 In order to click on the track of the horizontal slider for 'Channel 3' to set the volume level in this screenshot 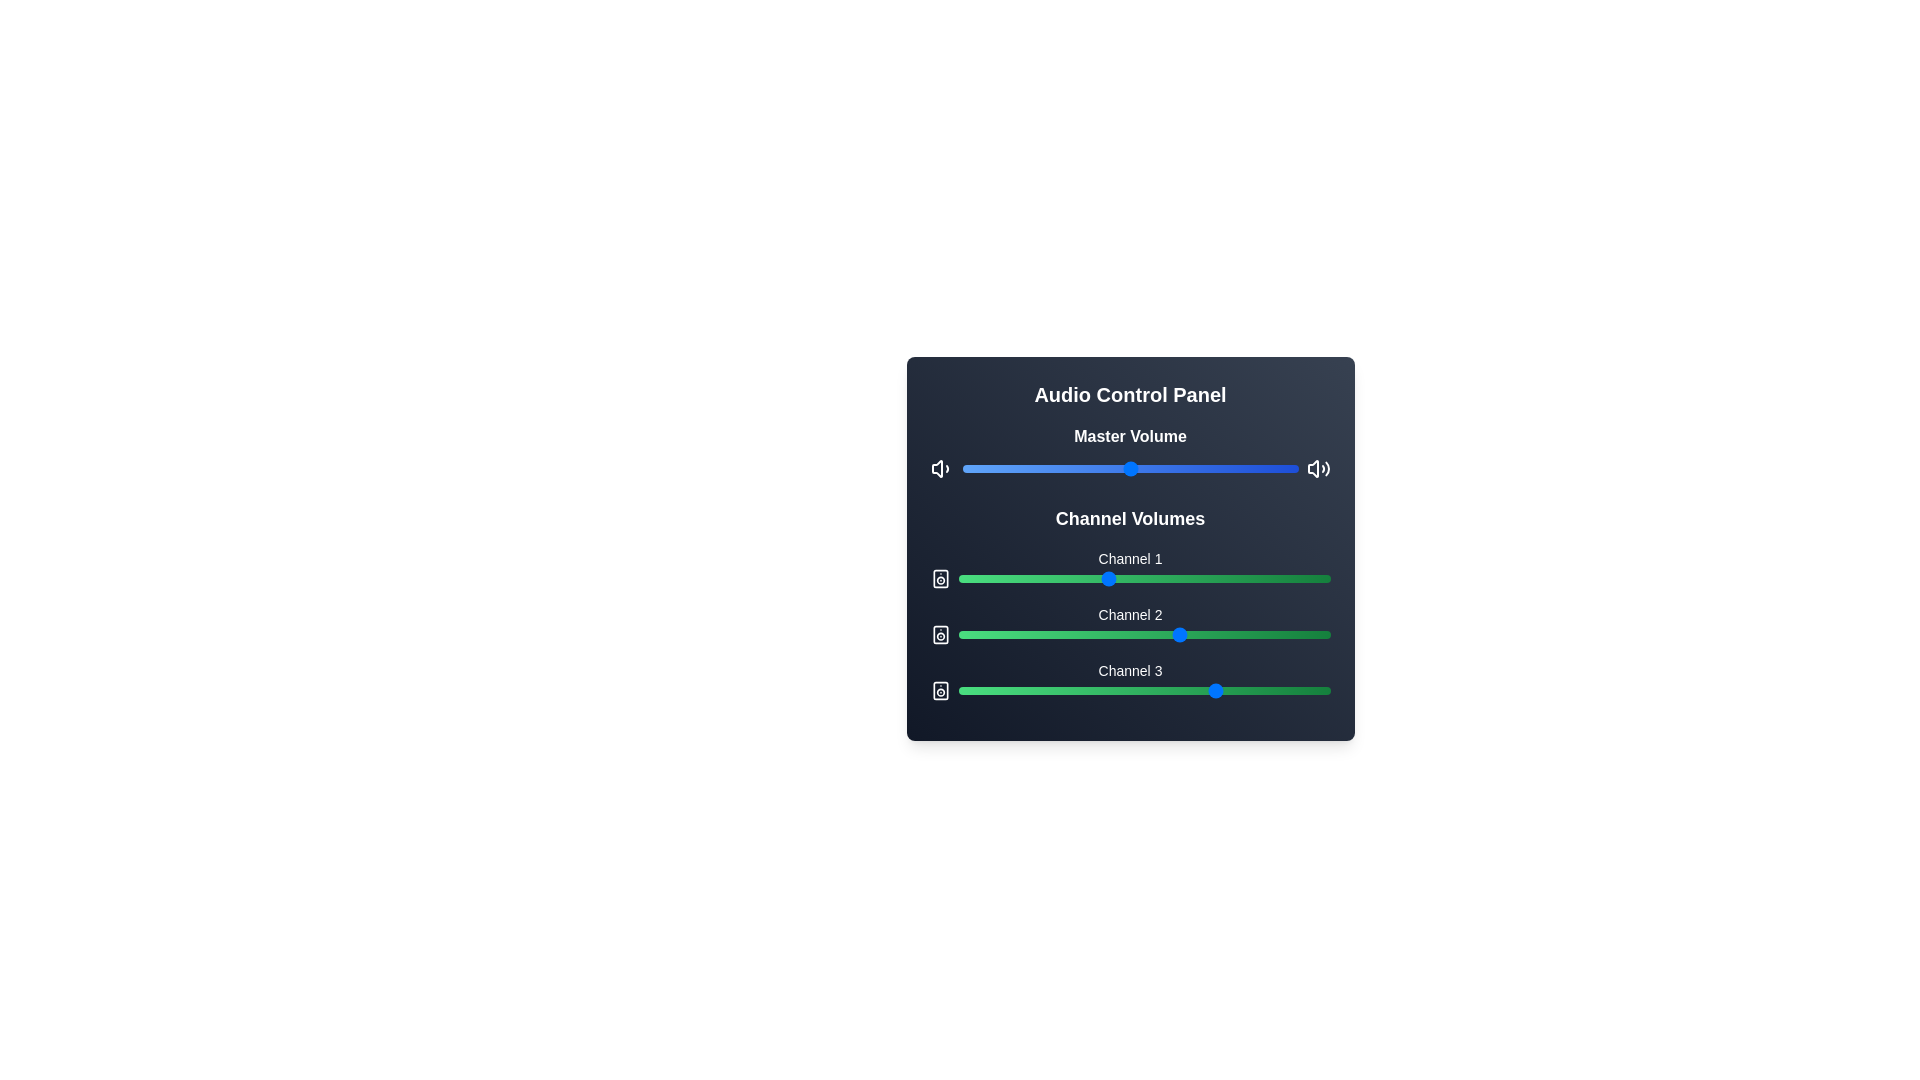, I will do `click(1130, 689)`.